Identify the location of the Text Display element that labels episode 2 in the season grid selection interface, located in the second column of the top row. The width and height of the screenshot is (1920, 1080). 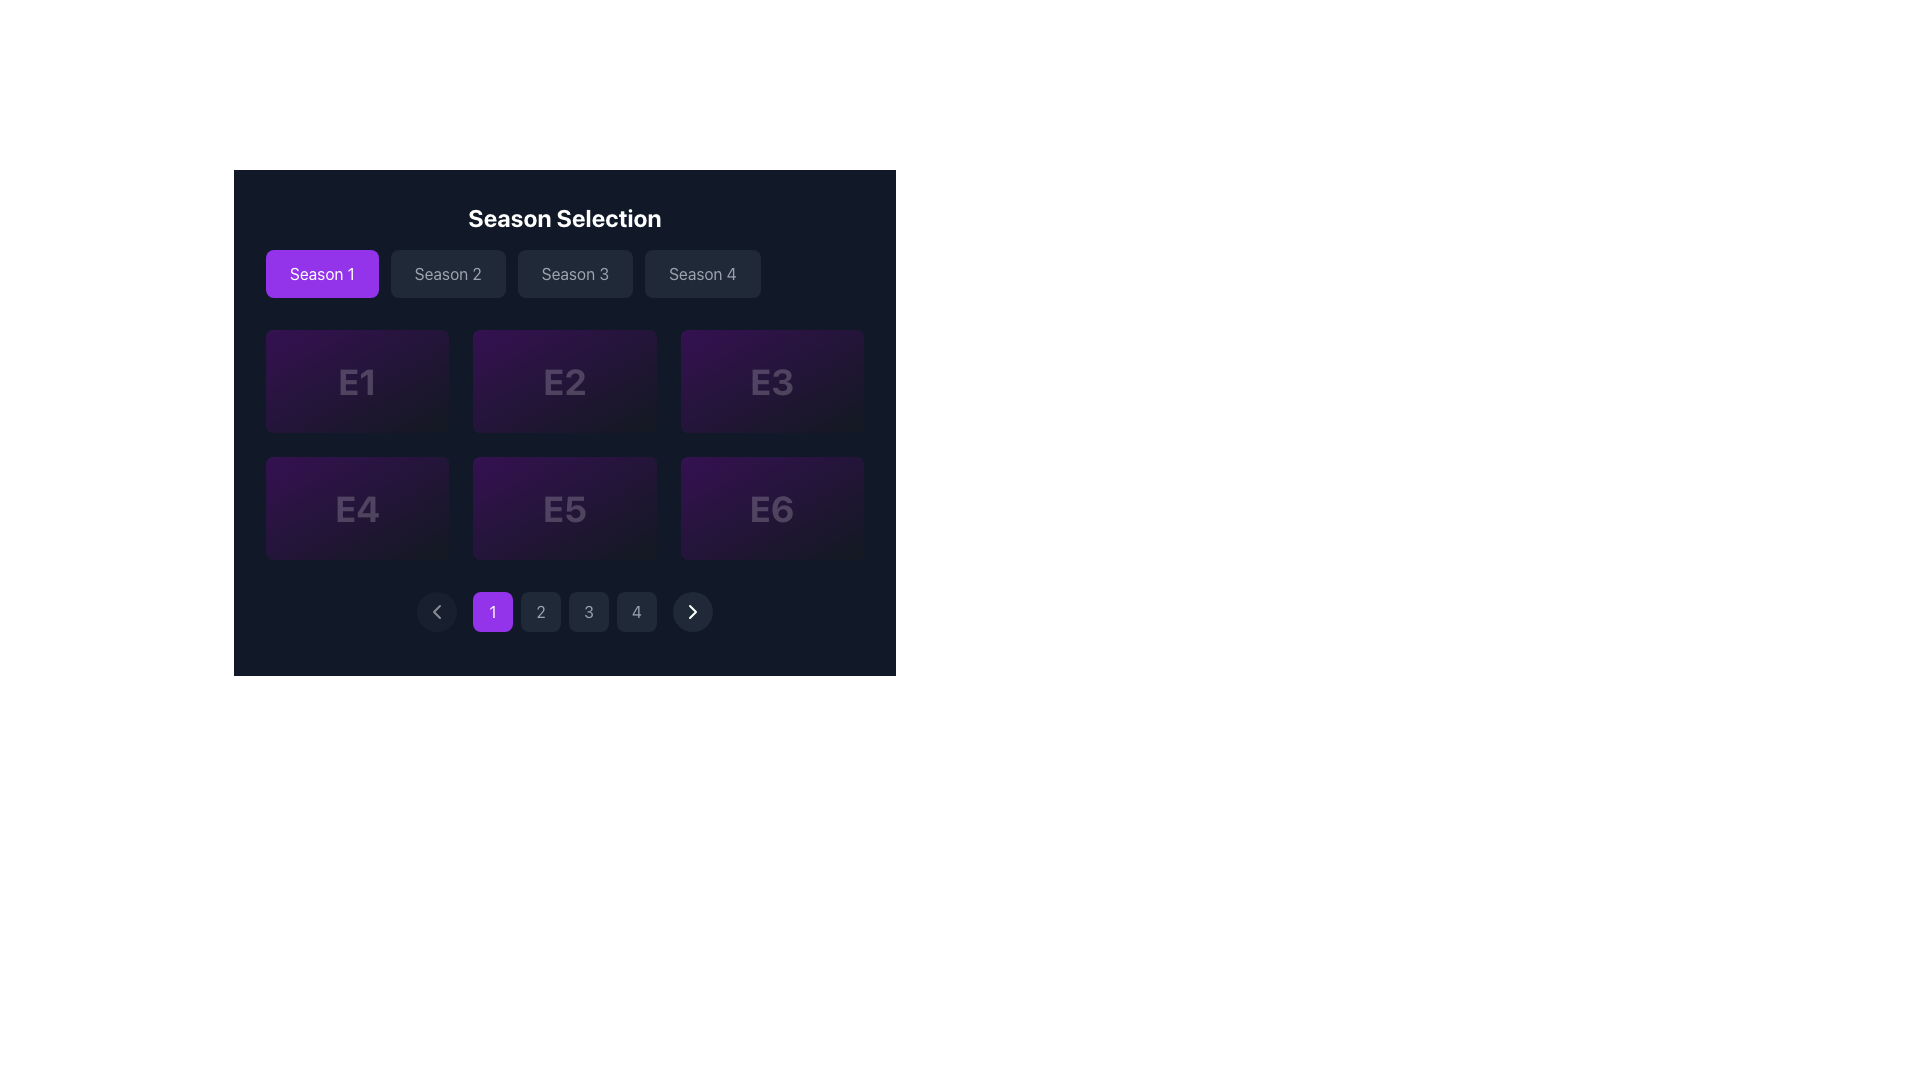
(564, 381).